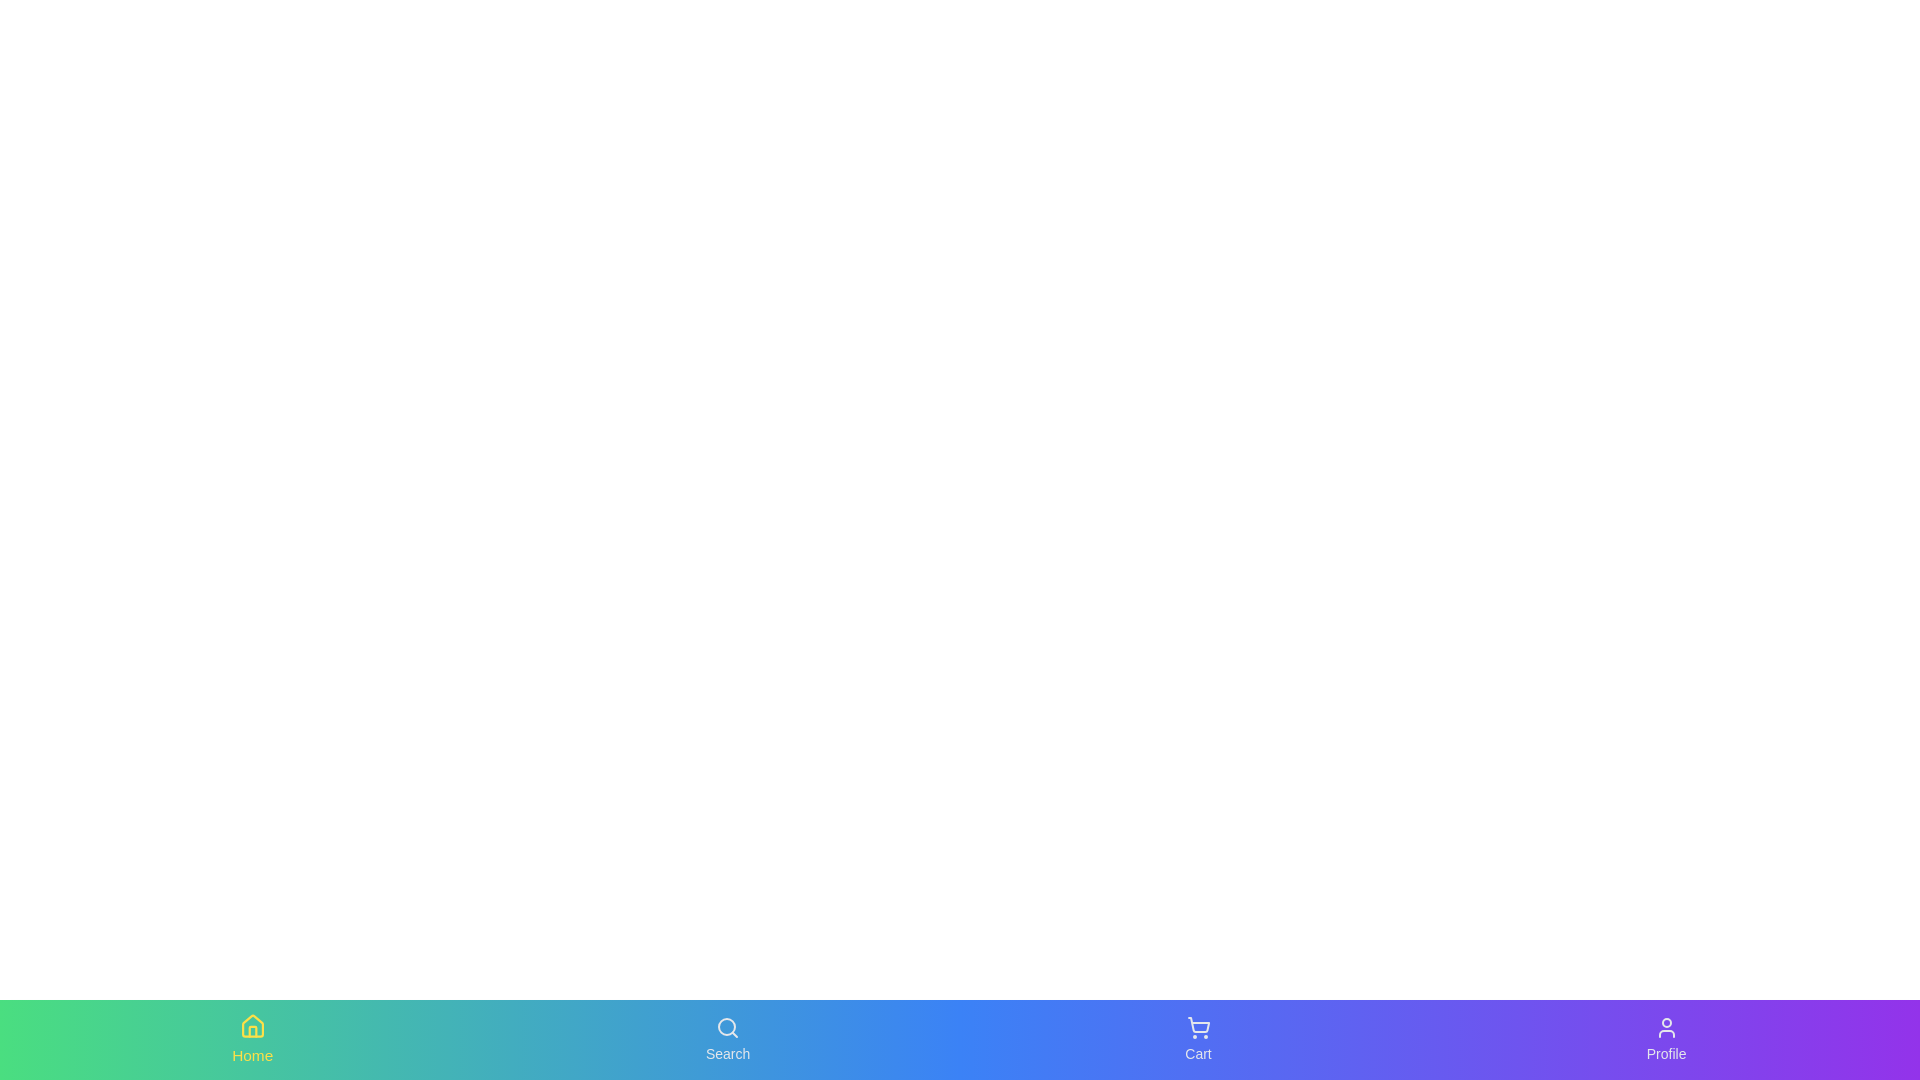 The height and width of the screenshot is (1080, 1920). I want to click on the Navigation Button with a user icon labeled 'Profile' located in the bottom-right corner of the interface, so click(1666, 1039).